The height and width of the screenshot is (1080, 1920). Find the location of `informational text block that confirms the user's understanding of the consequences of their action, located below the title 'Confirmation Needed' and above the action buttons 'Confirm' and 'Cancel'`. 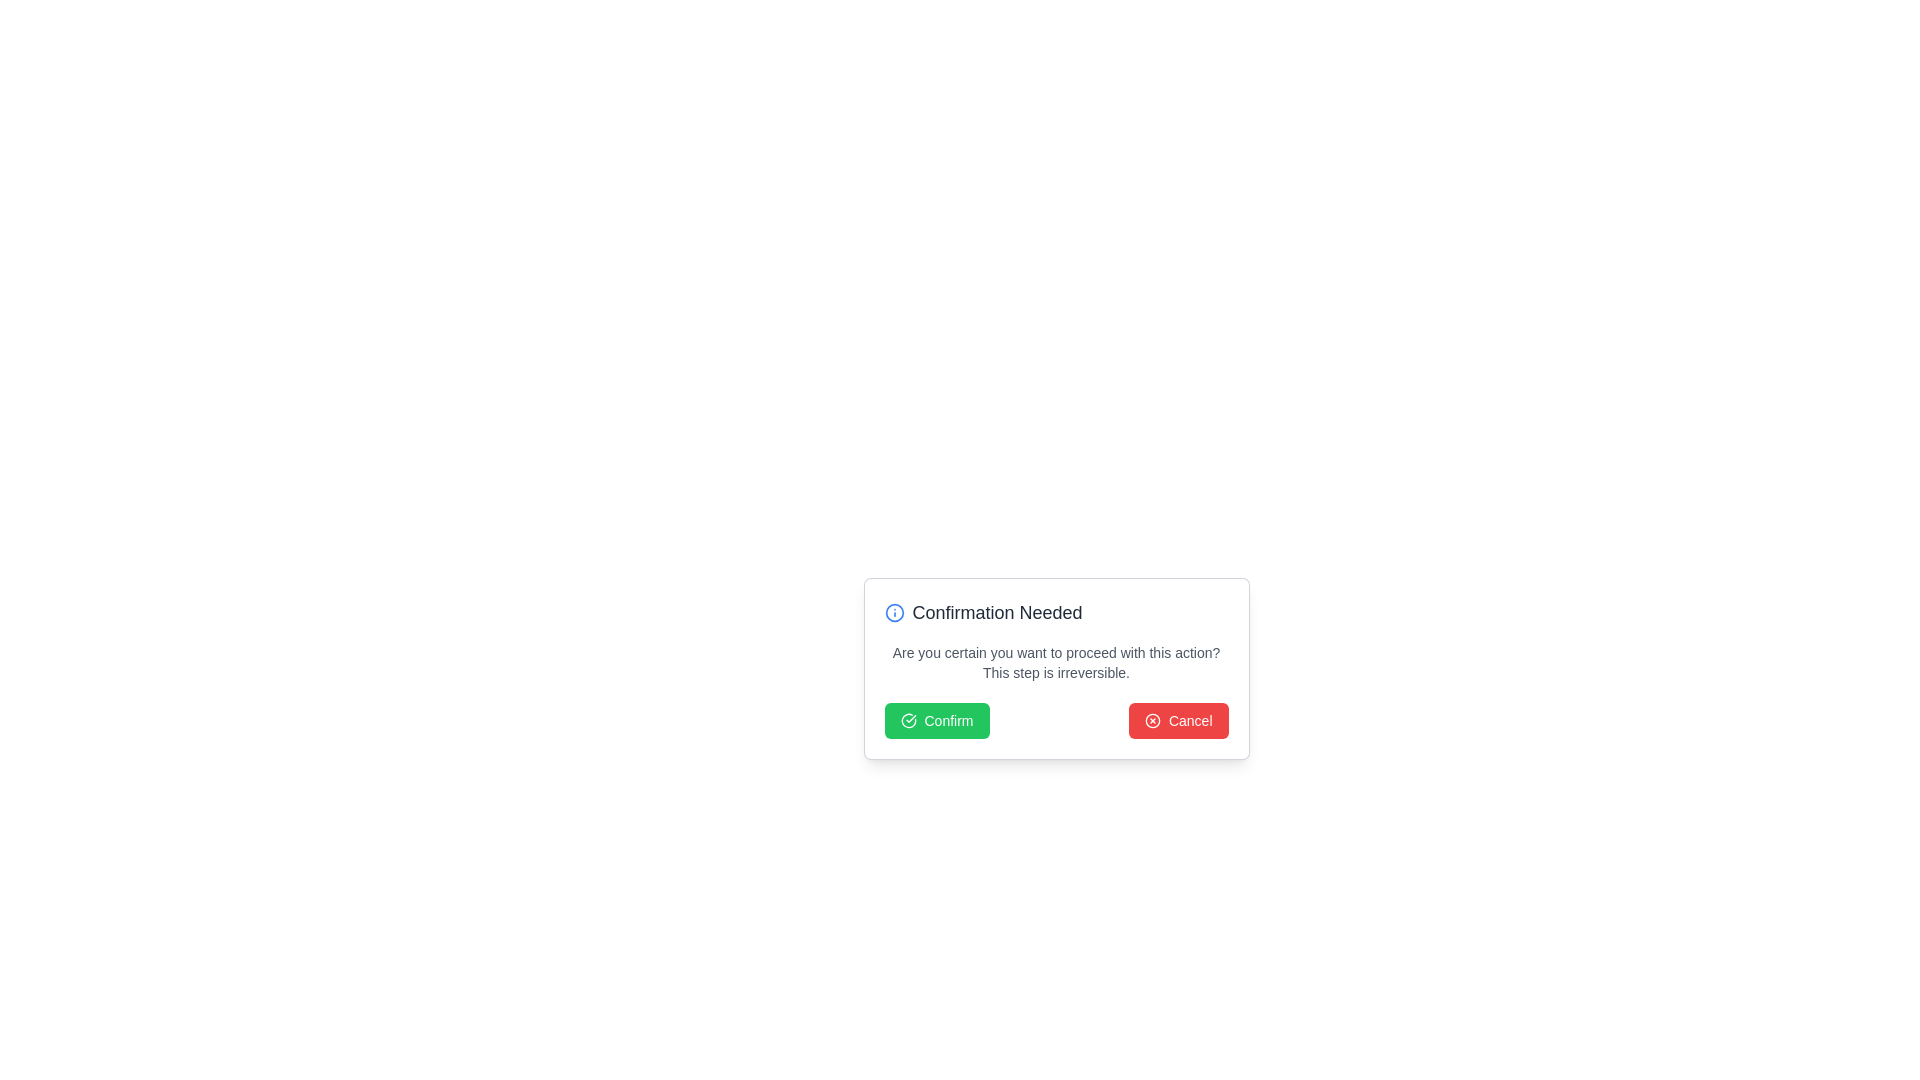

informational text block that confirms the user's understanding of the consequences of their action, located below the title 'Confirmation Needed' and above the action buttons 'Confirm' and 'Cancel' is located at coordinates (1055, 663).